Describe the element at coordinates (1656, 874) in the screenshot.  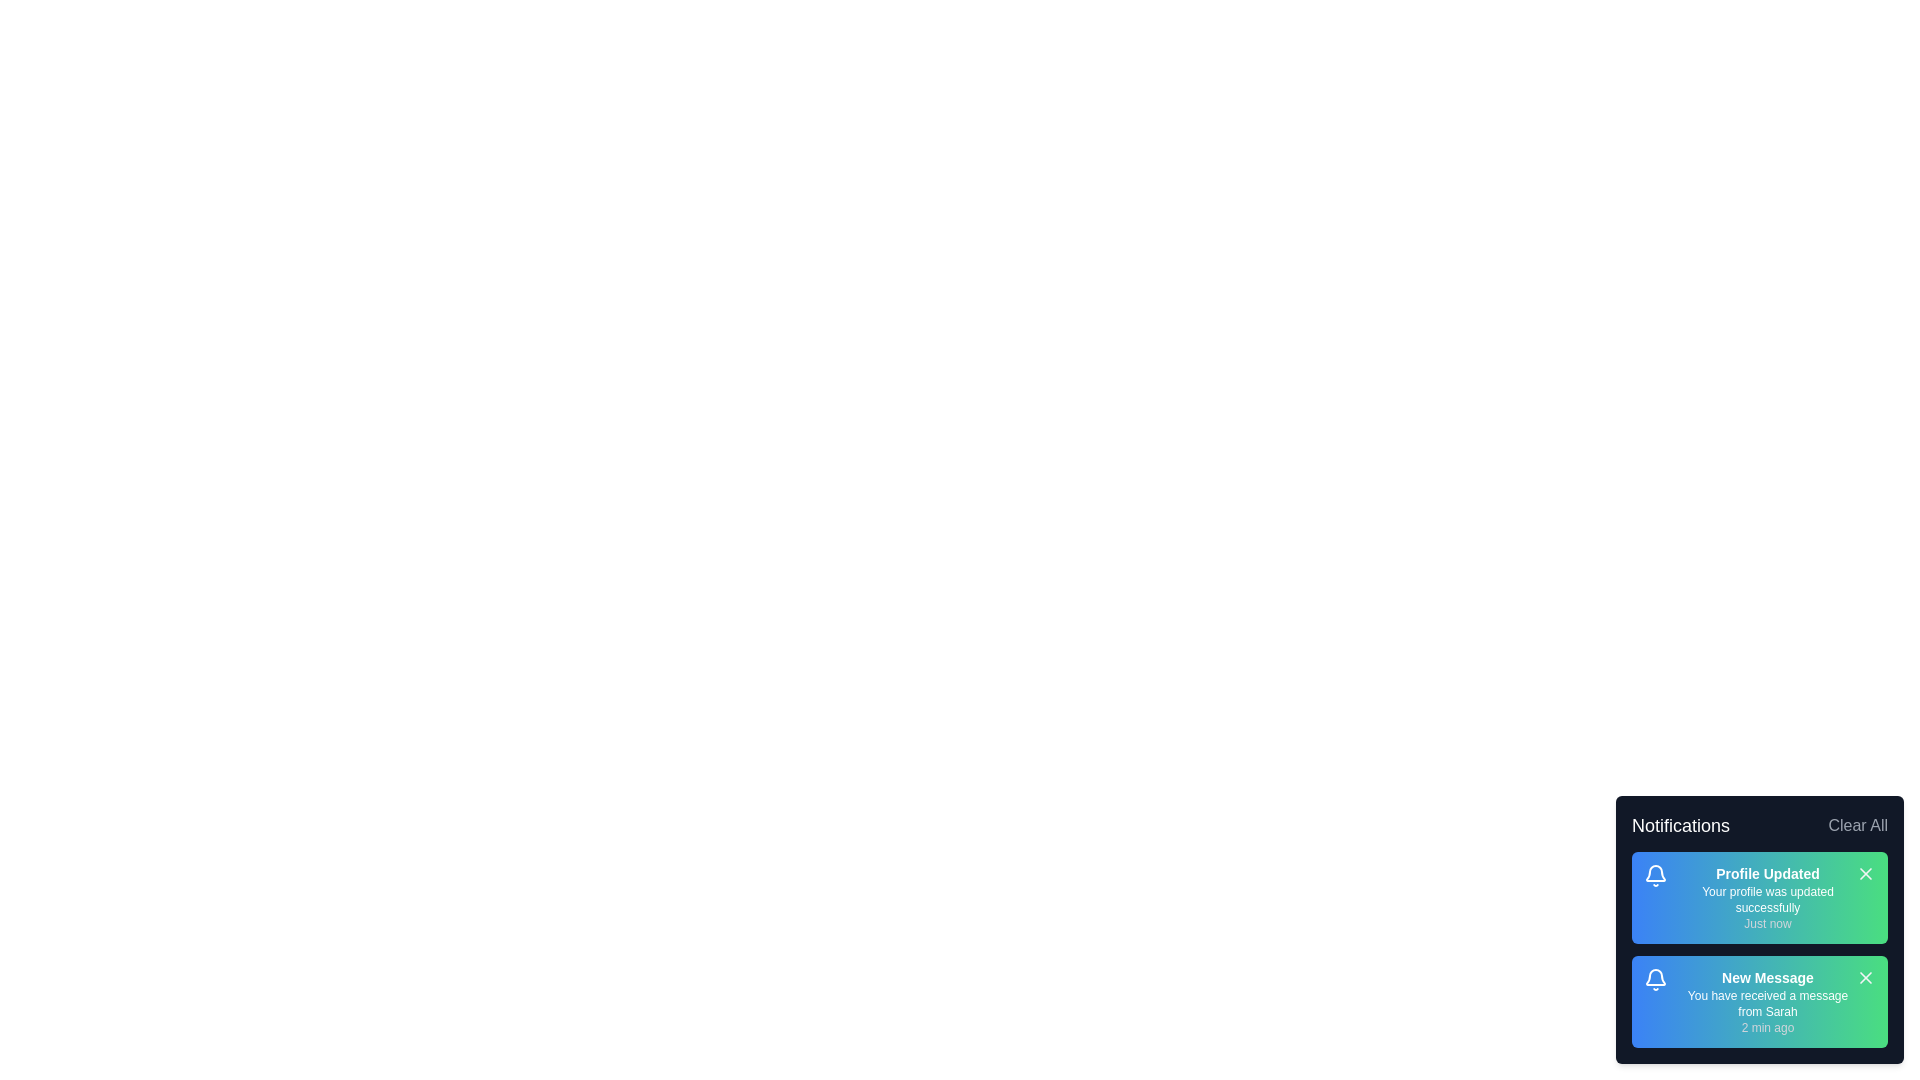
I see `the bell icon of the notification titled 'Profile Updated'` at that location.